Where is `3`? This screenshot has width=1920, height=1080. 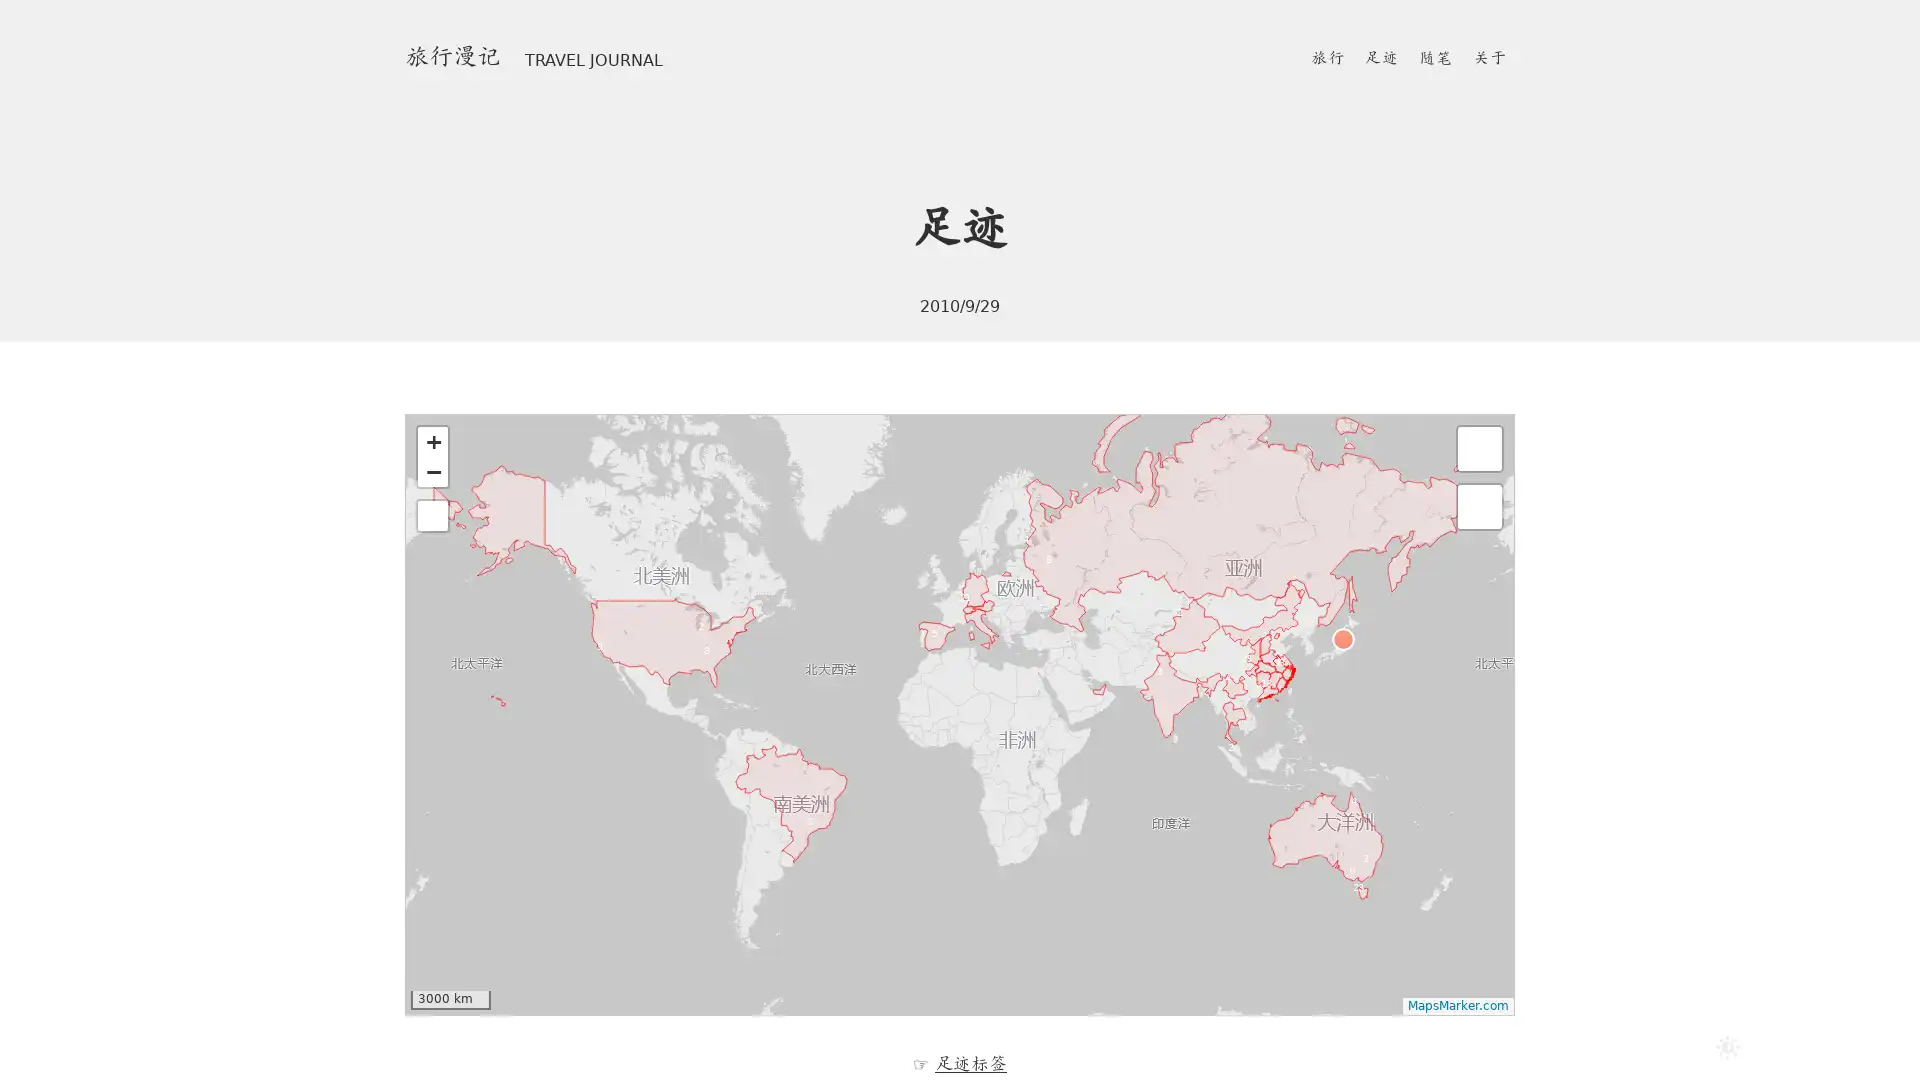
3 is located at coordinates (714, 656).